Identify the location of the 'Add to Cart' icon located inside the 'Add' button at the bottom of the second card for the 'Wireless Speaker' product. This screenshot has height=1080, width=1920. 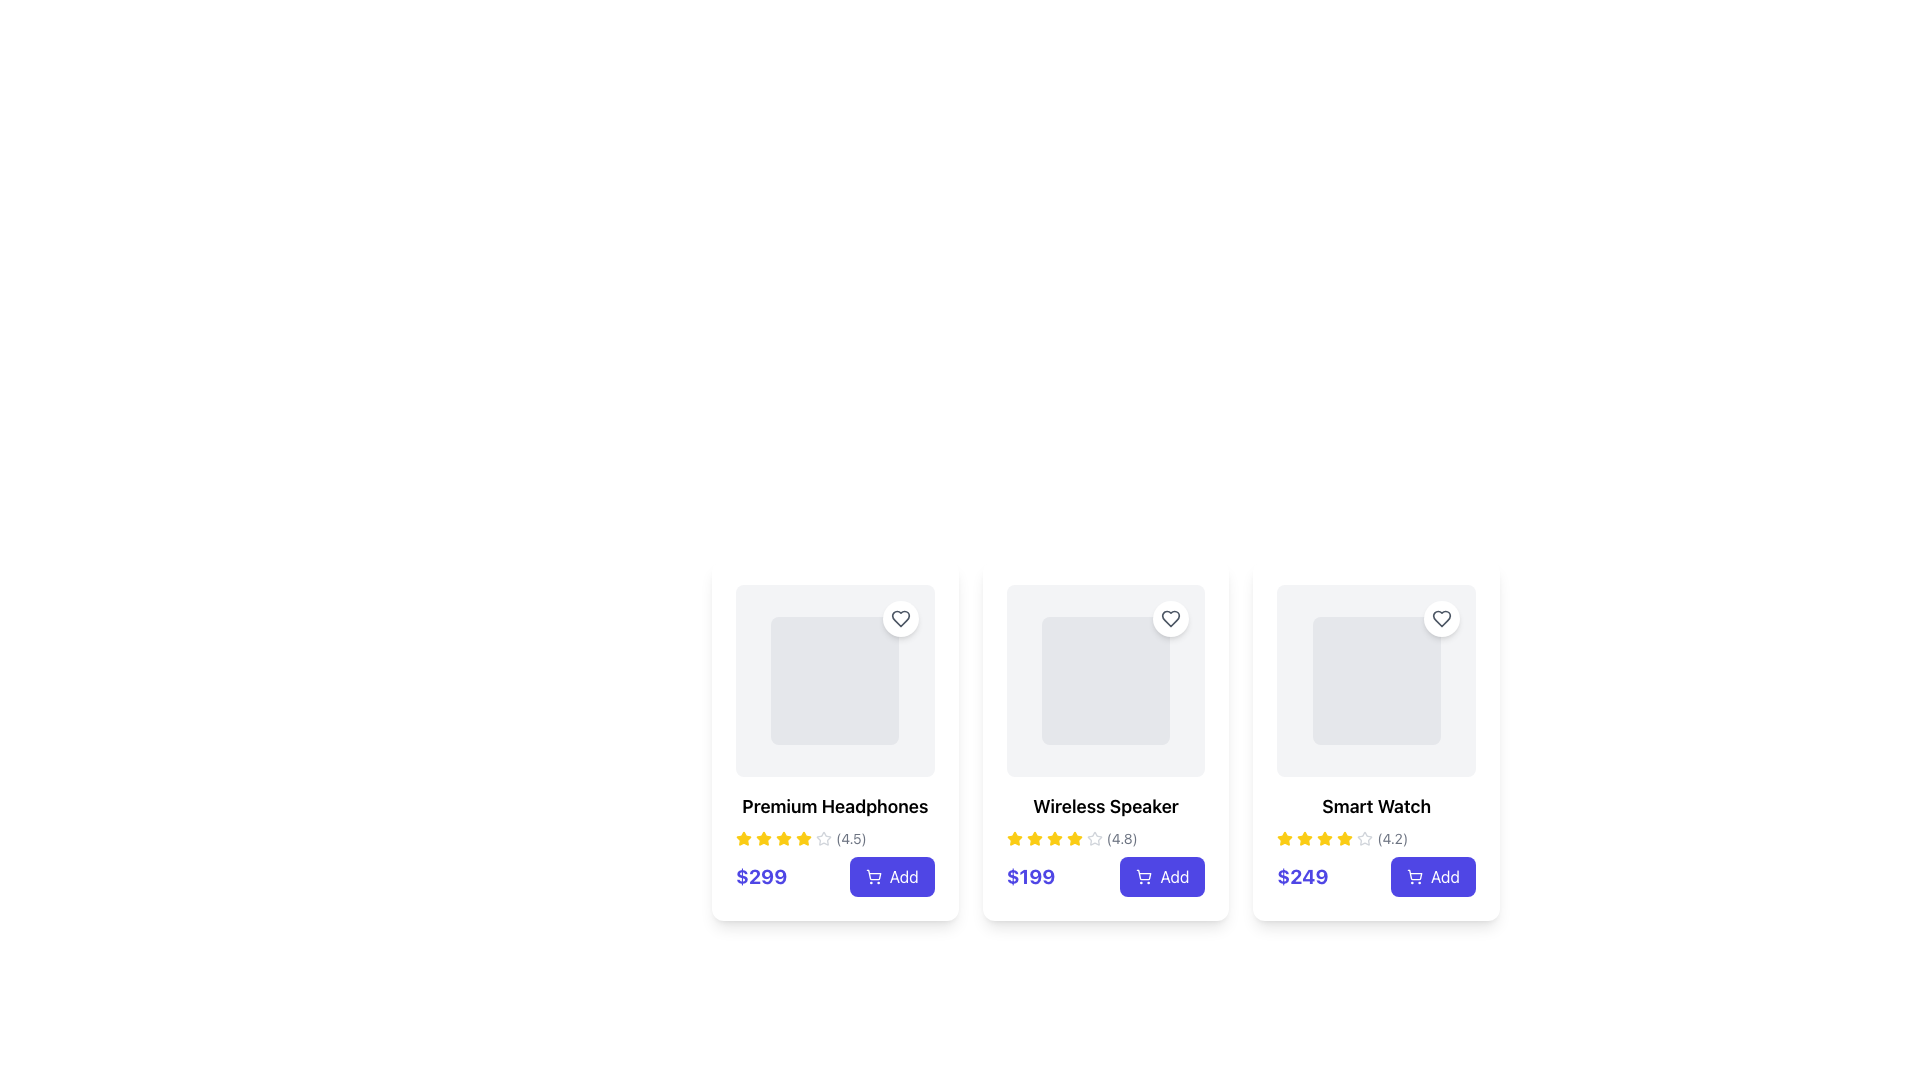
(1144, 875).